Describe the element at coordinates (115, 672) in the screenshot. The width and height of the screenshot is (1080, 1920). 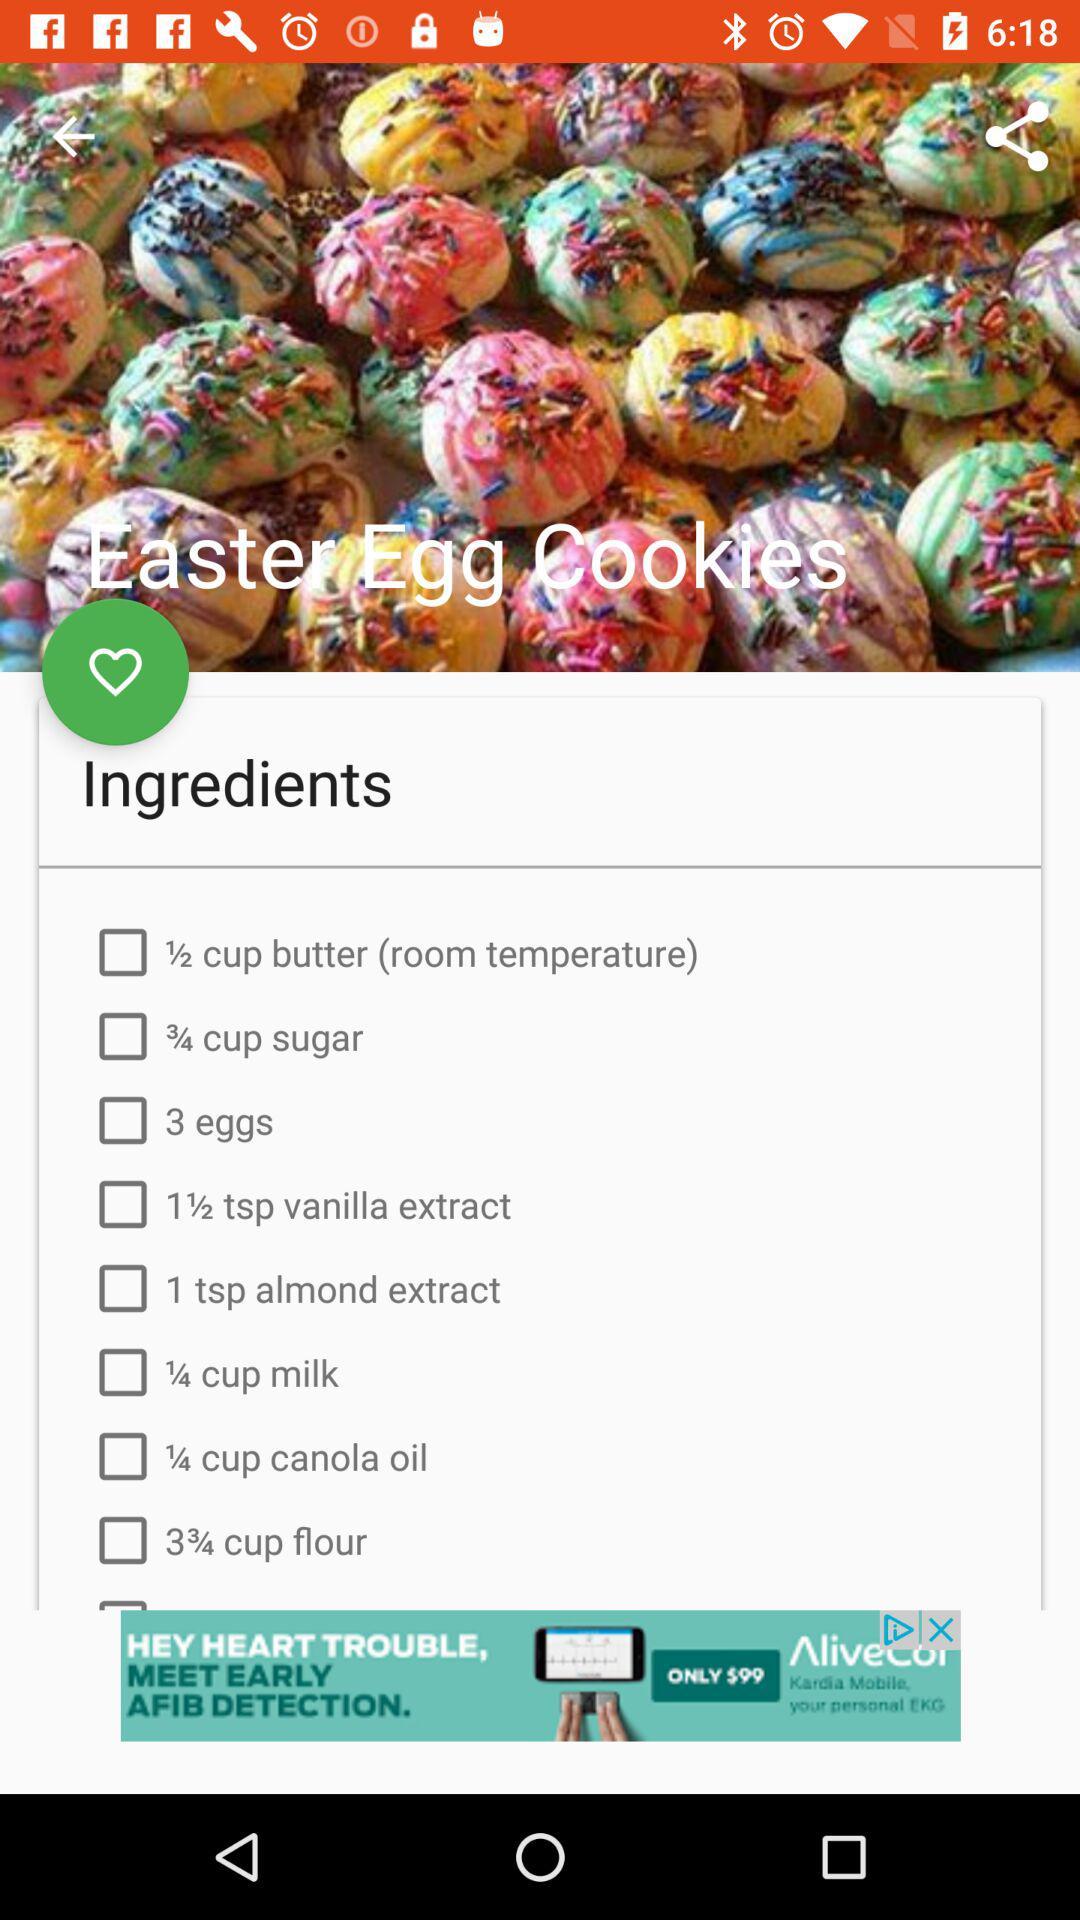
I see `the favorite icon` at that location.